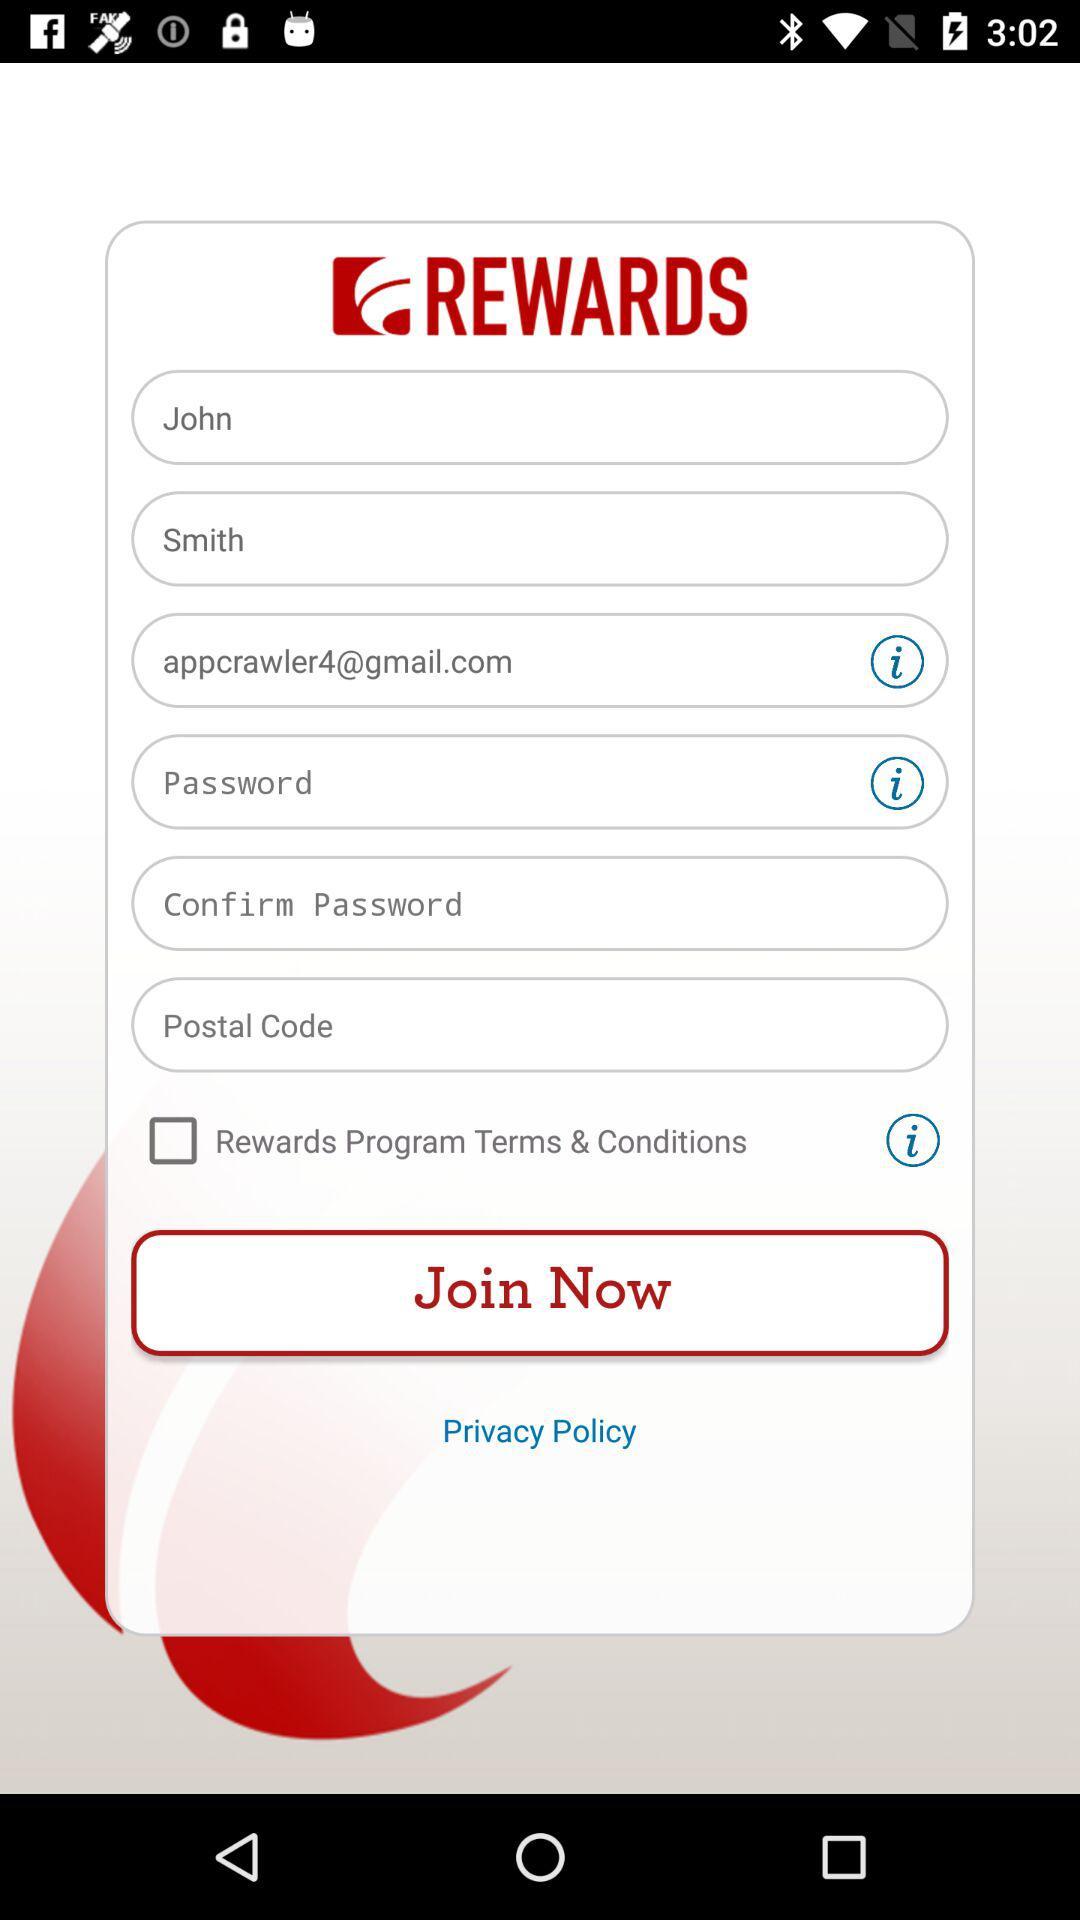  I want to click on open keyboard to enter password, so click(540, 780).